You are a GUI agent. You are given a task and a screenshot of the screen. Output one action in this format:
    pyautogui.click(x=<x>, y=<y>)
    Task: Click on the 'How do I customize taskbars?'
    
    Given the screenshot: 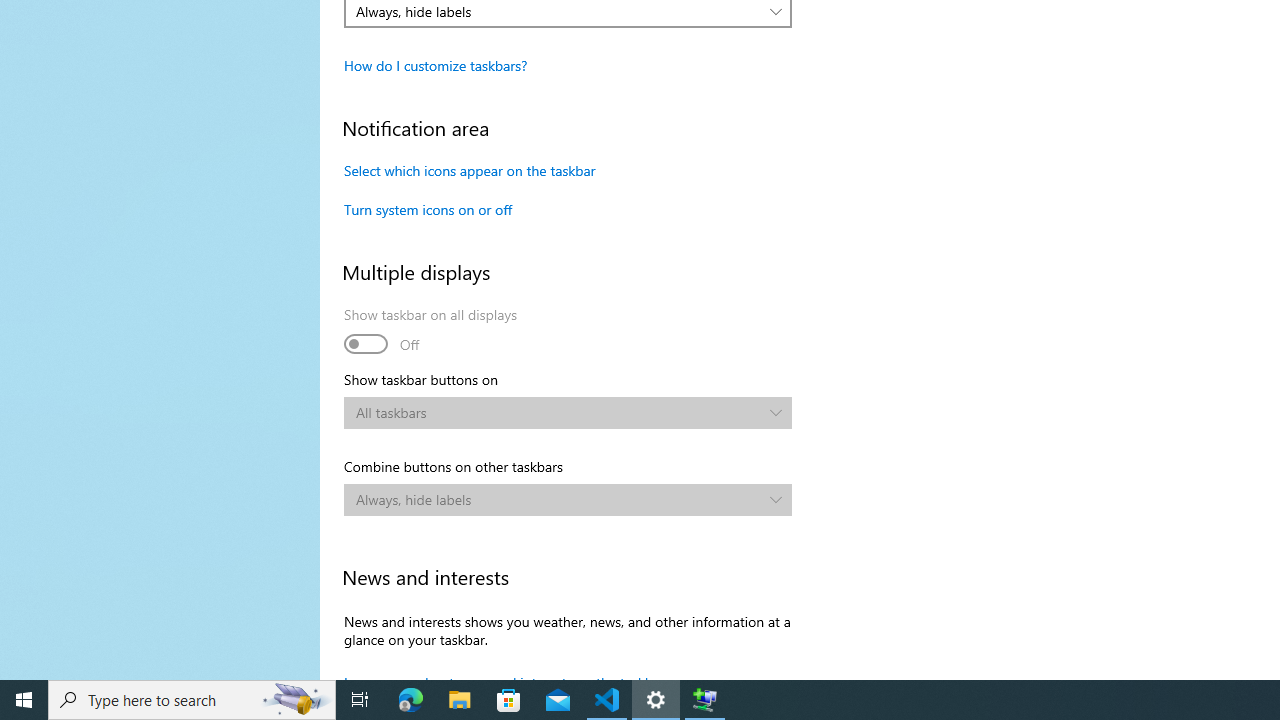 What is the action you would take?
    pyautogui.click(x=434, y=64)
    